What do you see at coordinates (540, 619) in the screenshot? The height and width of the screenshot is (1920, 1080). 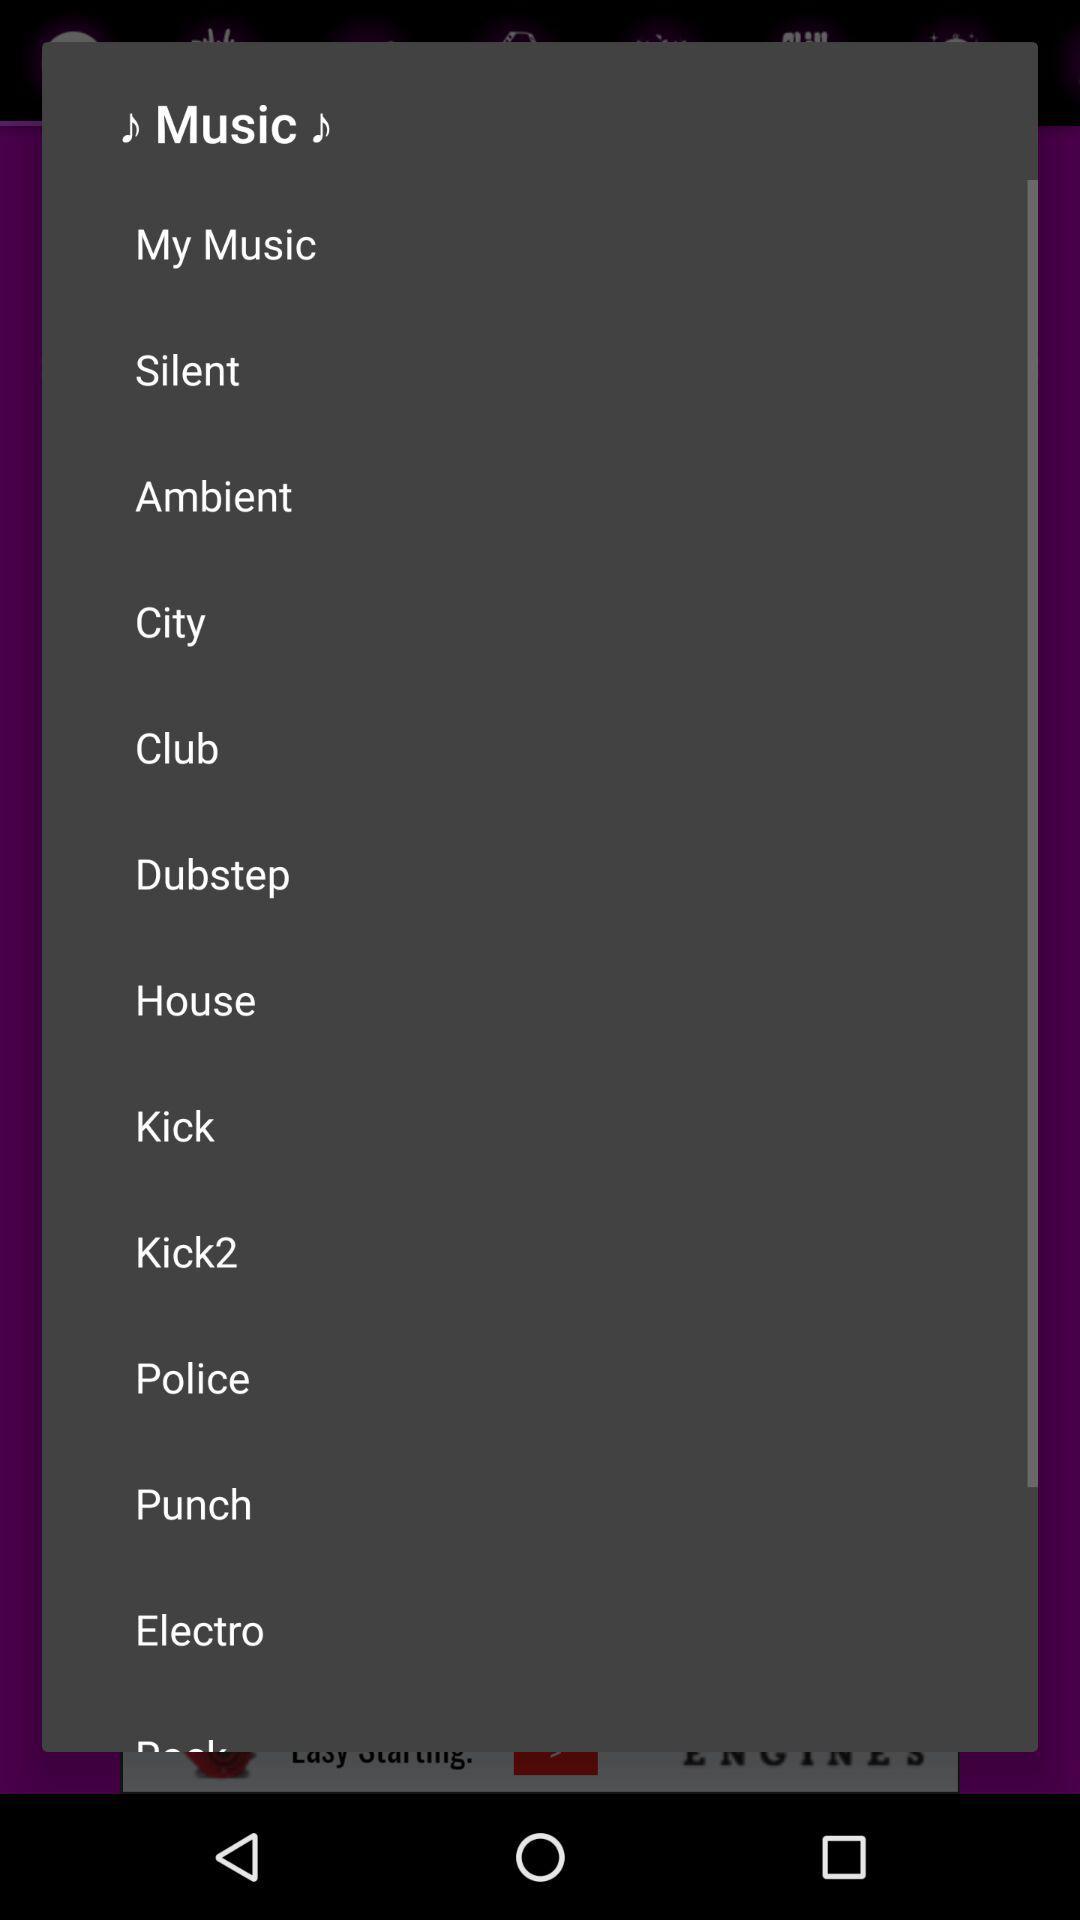 I see `the item below the 		ambient item` at bounding box center [540, 619].